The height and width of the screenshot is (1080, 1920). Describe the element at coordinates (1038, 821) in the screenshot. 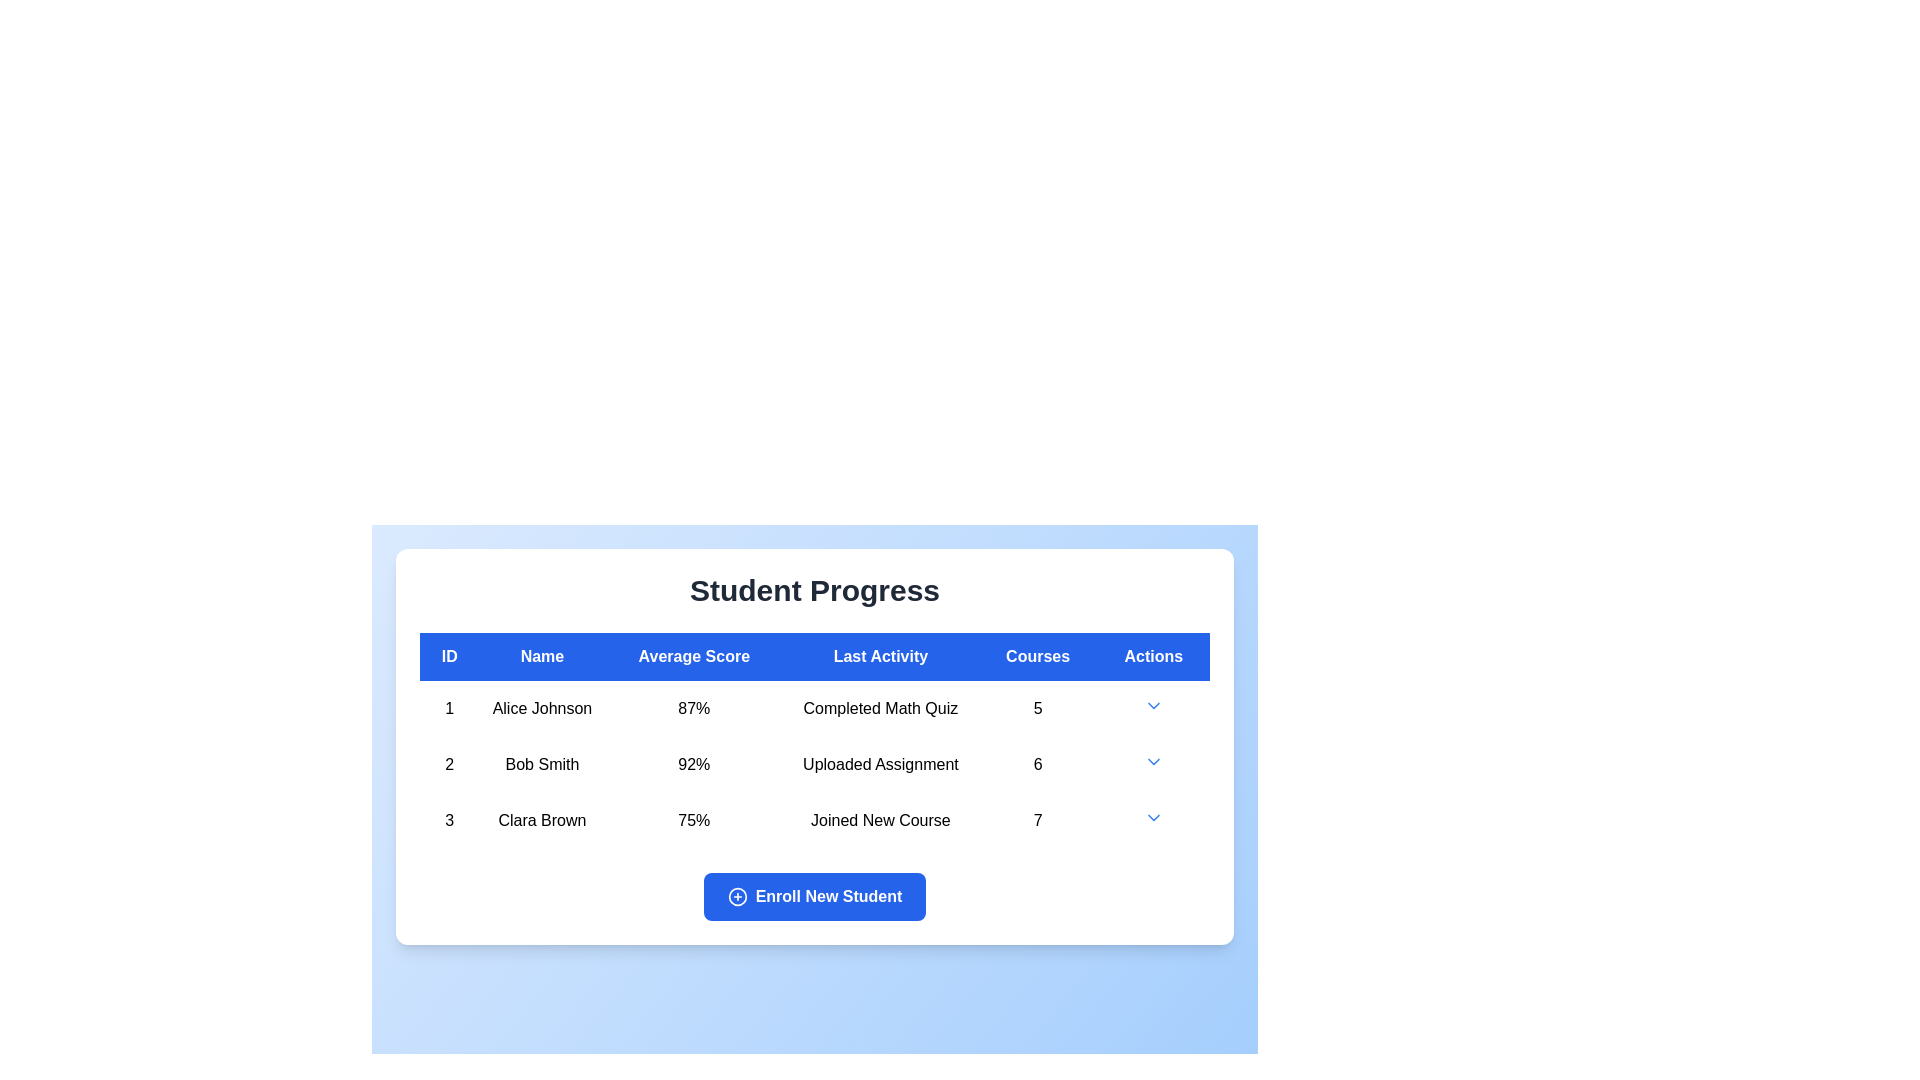

I see `numeric value displayed in the Static table cell for the student 'Clara Brown' in the 'Courses' column of the 'Student Progress' table` at that location.